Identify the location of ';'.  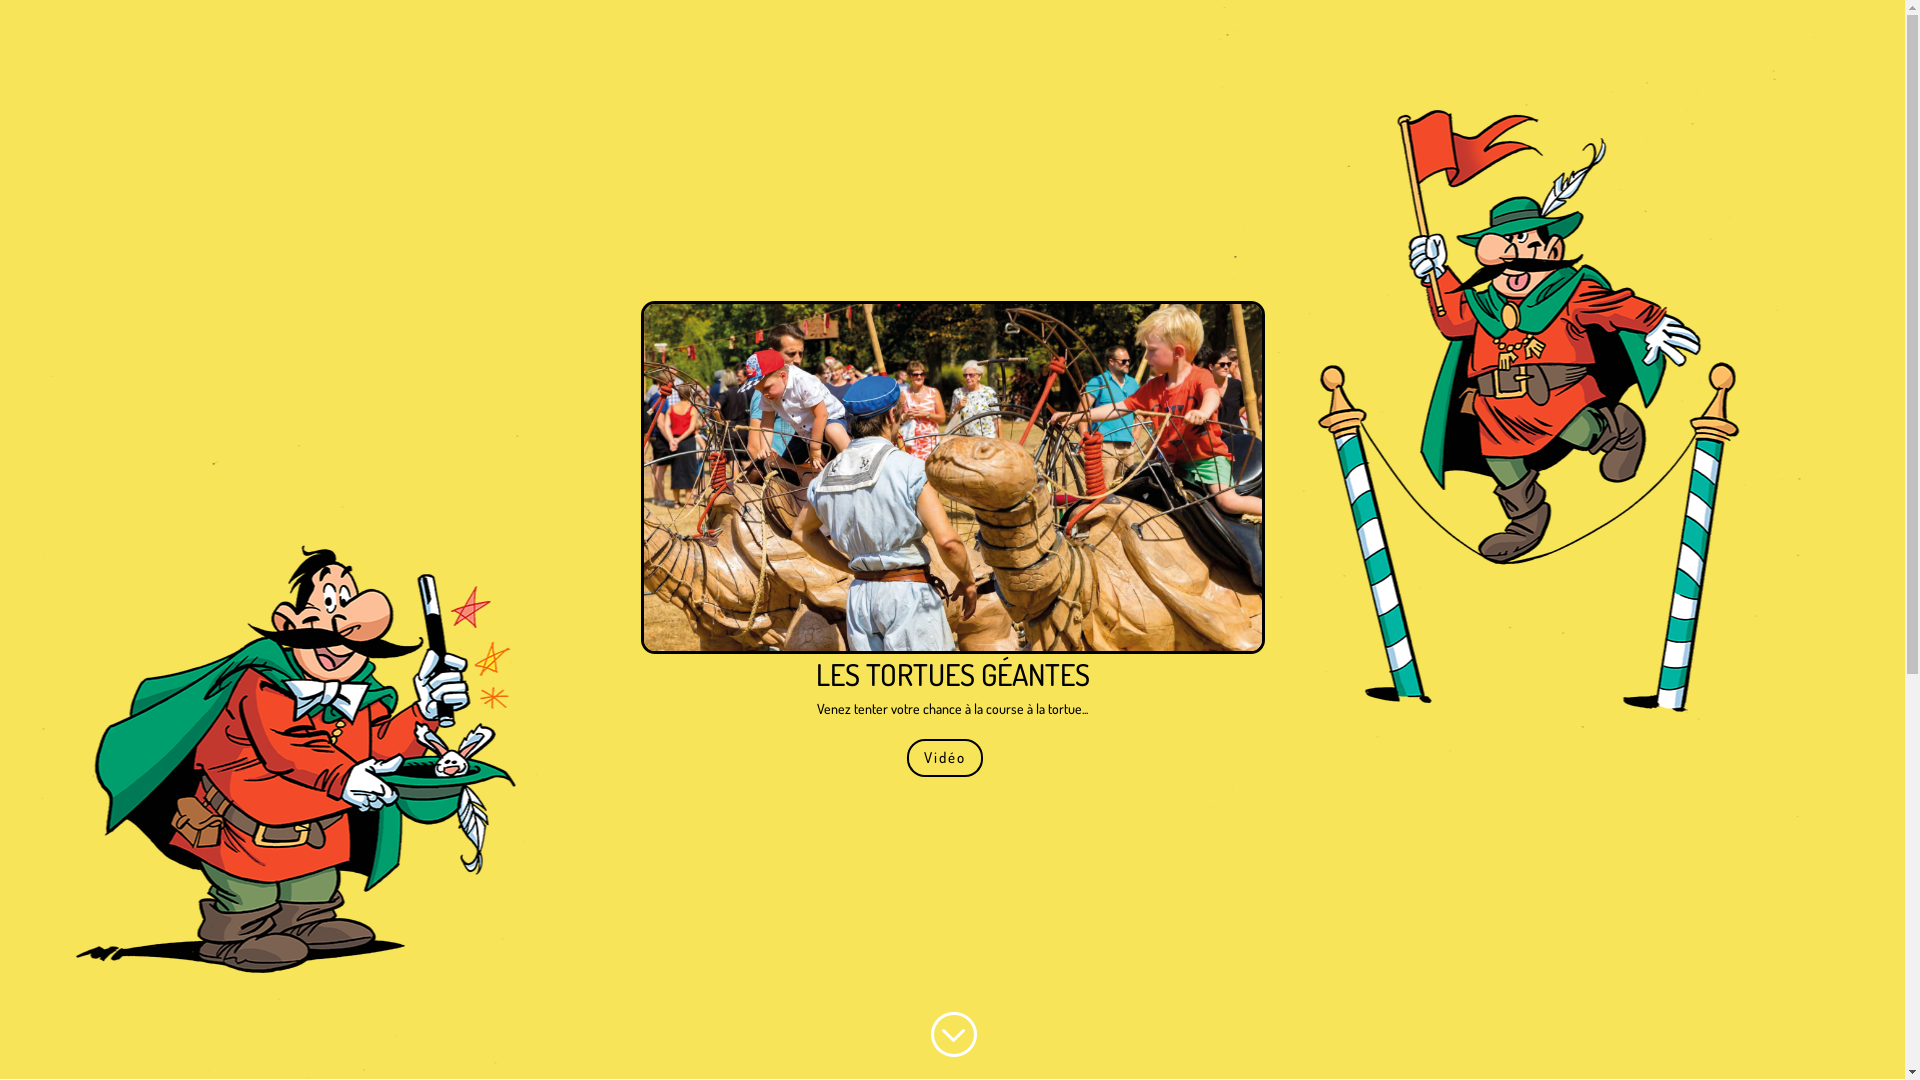
(951, 1033).